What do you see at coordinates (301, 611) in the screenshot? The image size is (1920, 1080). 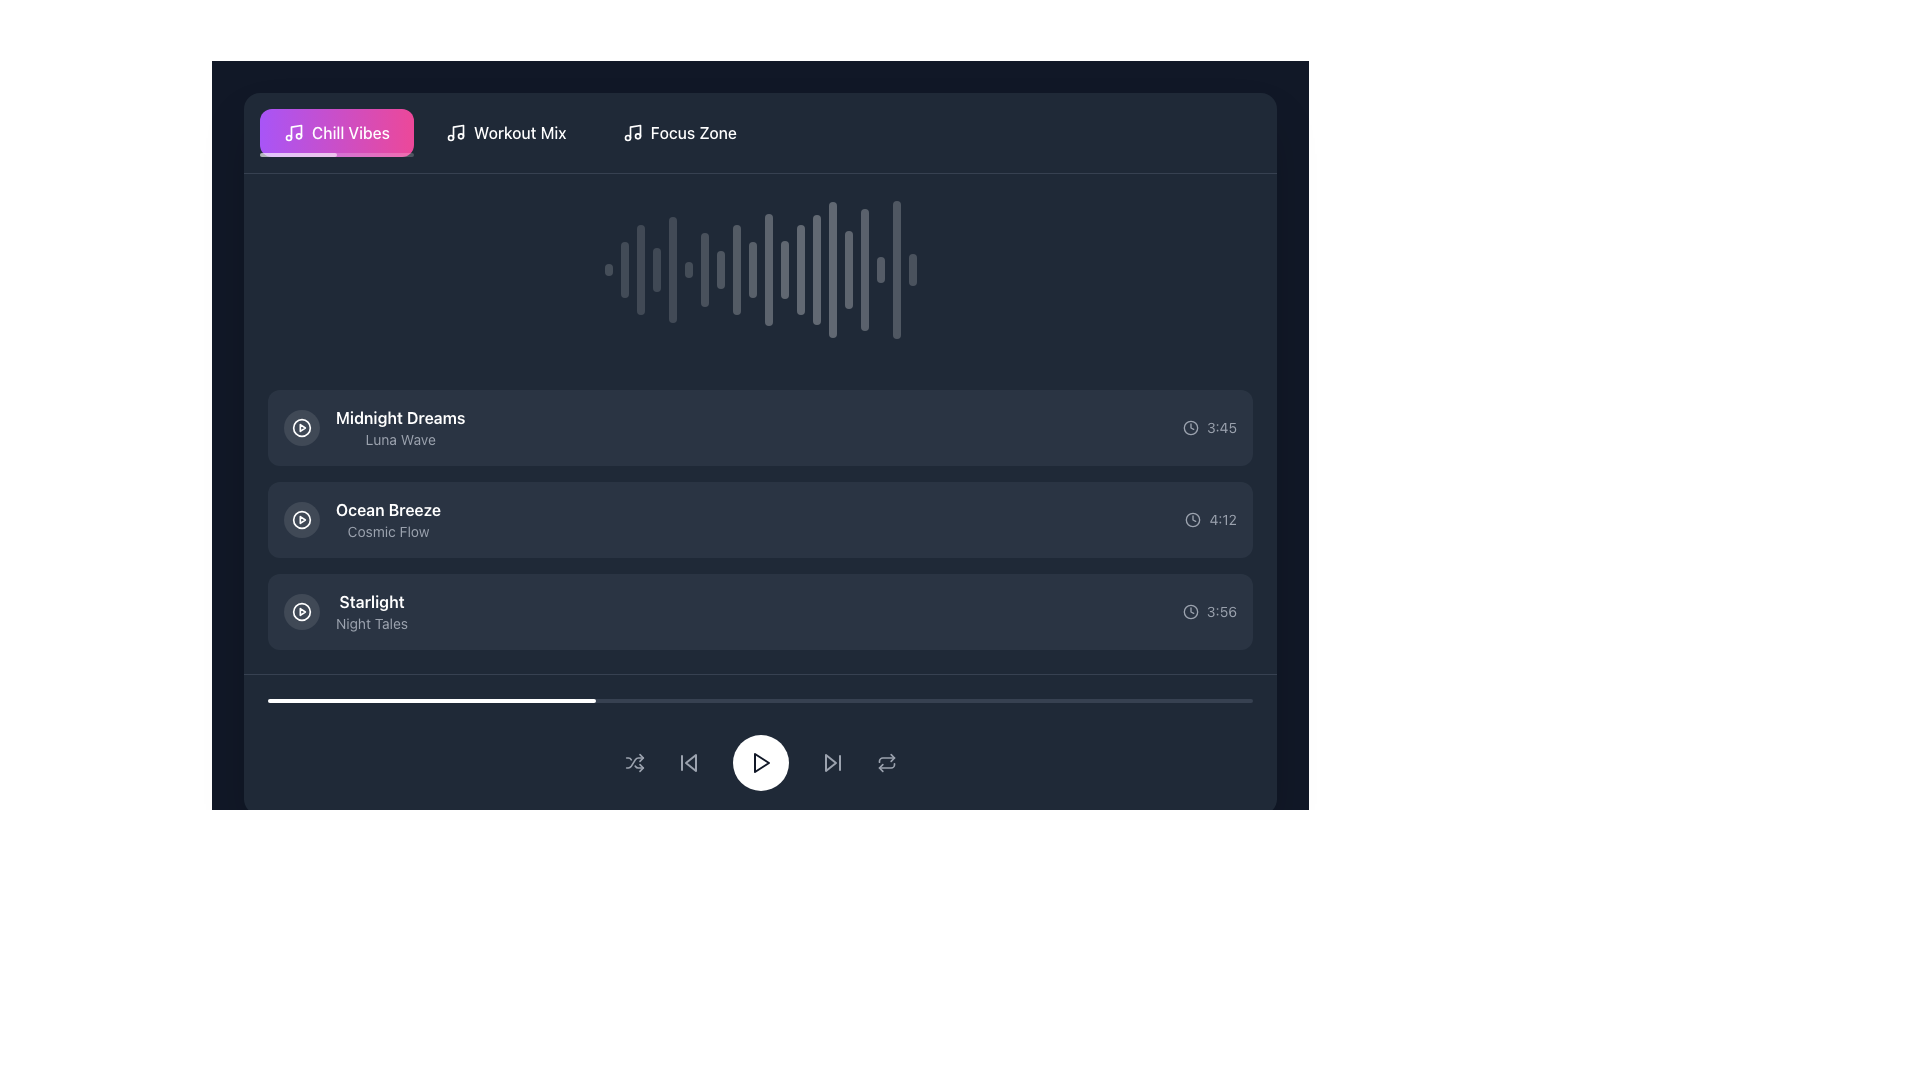 I see `the central circular part of the play button icon for the 'Starlight' music playlist item` at bounding box center [301, 611].